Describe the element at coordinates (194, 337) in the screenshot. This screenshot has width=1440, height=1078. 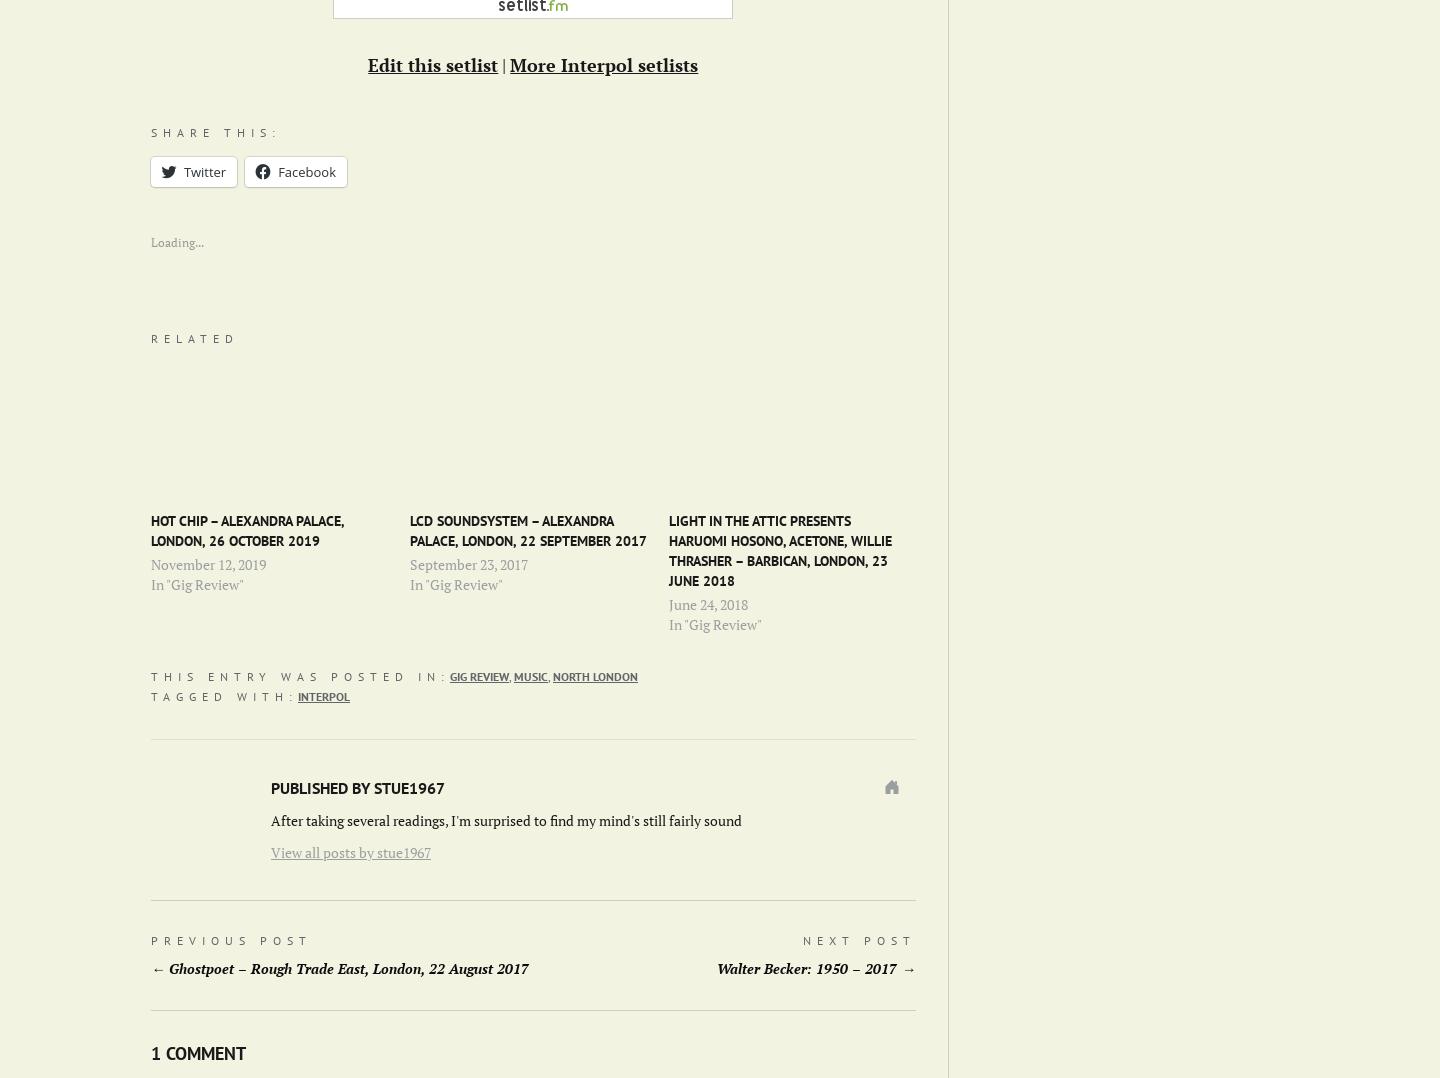
I see `'Related'` at that location.